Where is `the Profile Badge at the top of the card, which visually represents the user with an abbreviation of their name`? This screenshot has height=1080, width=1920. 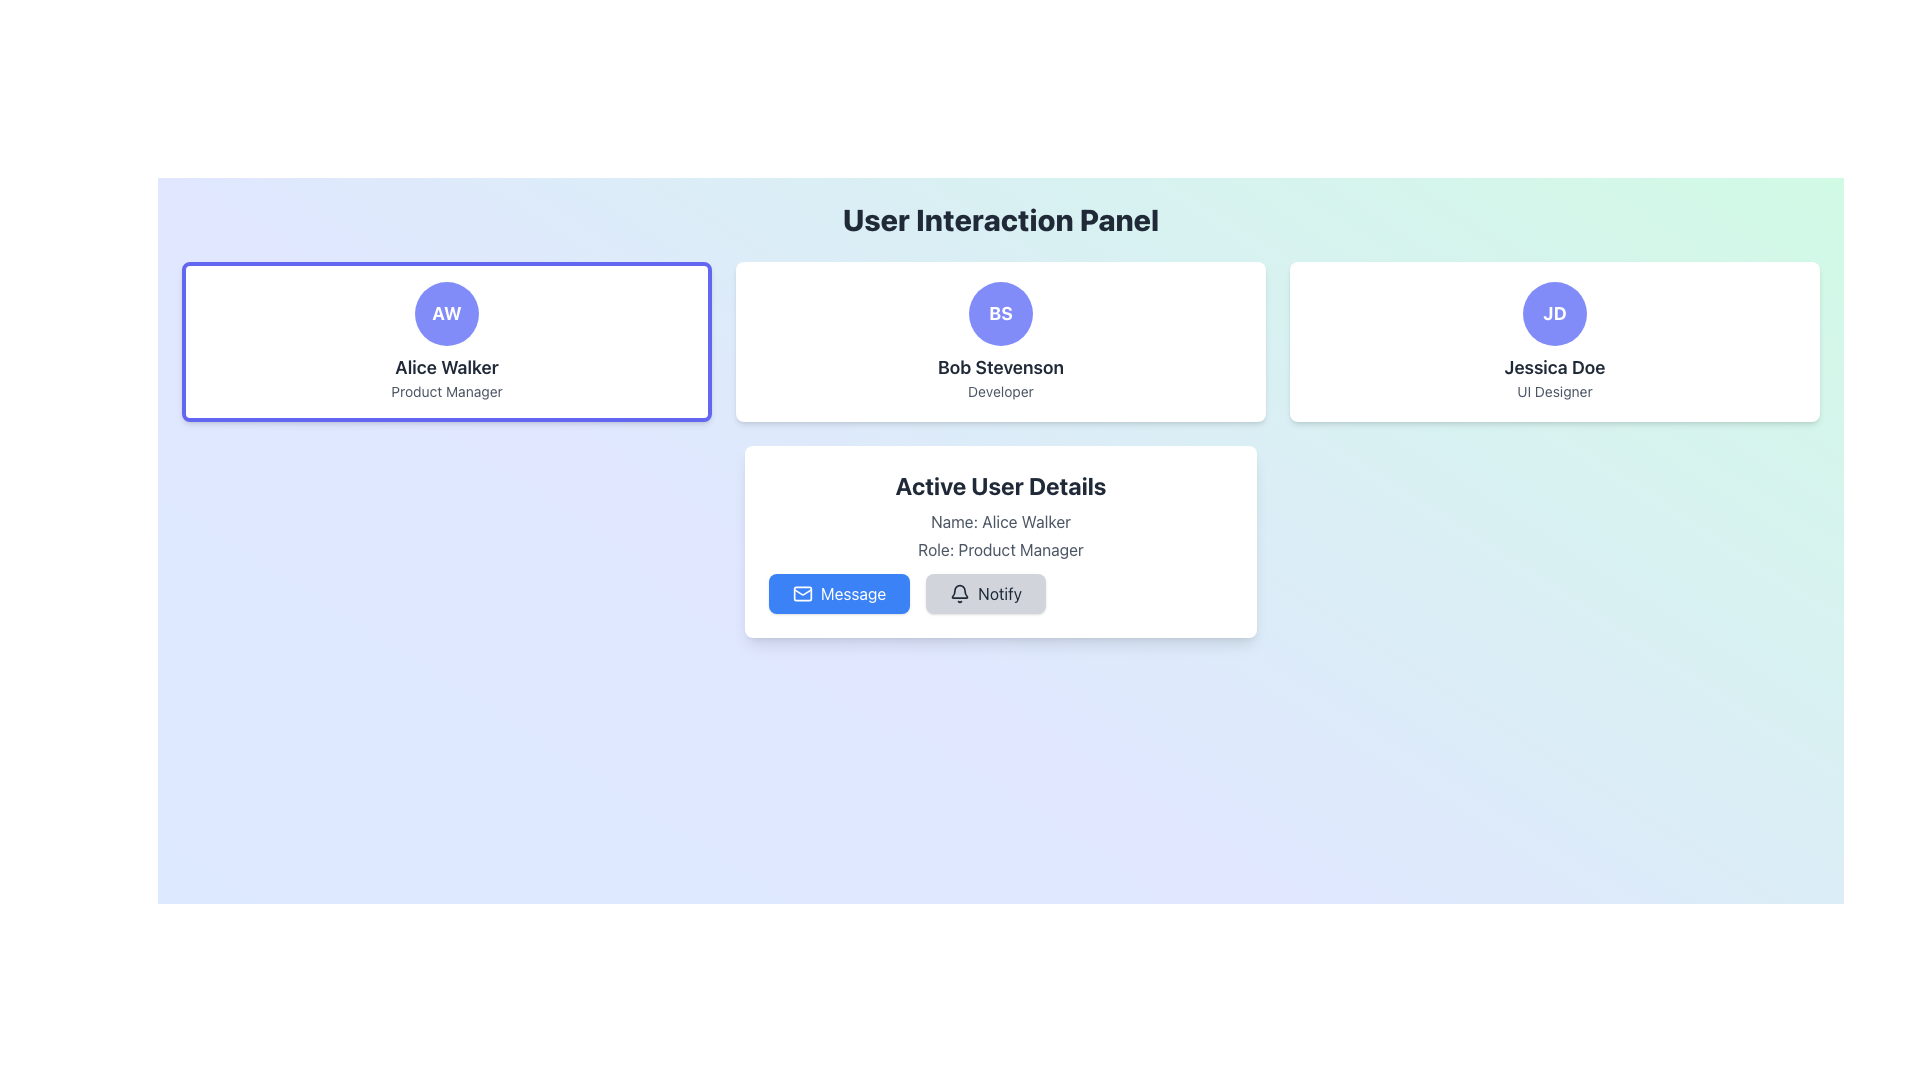
the Profile Badge at the top of the card, which visually represents the user with an abbreviation of their name is located at coordinates (1001, 313).